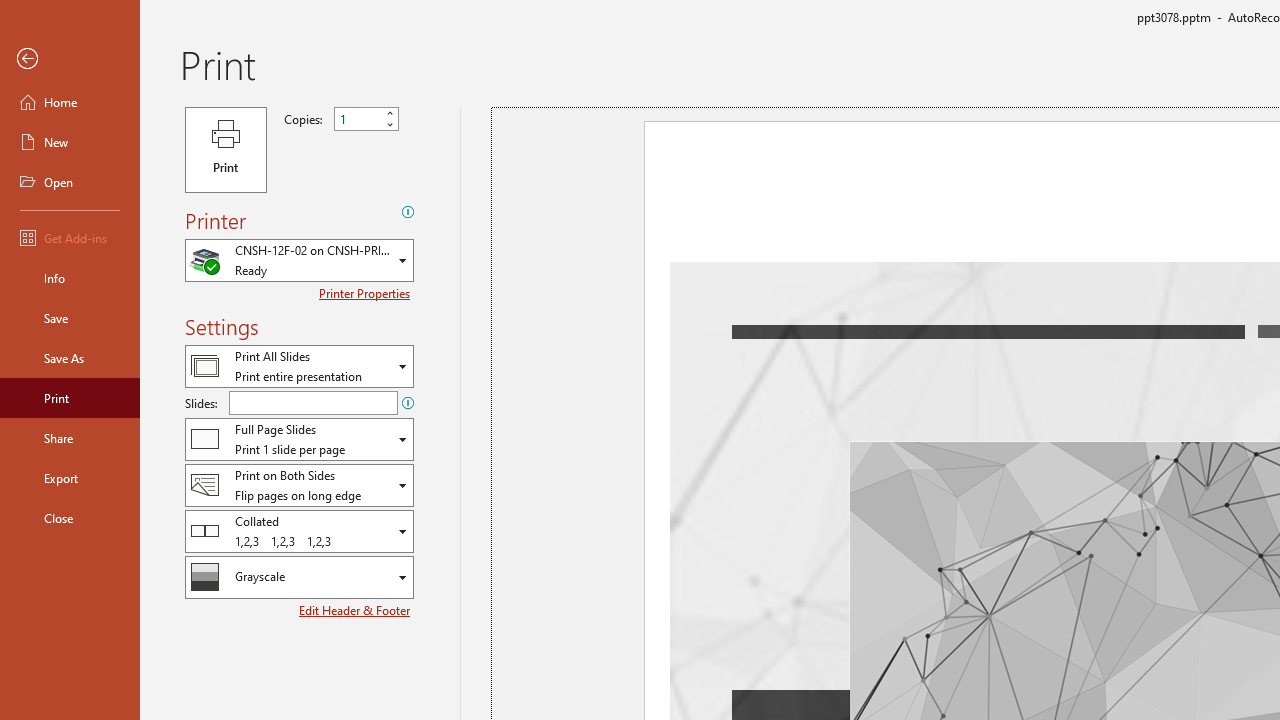 This screenshot has height=720, width=1280. What do you see at coordinates (389, 113) in the screenshot?
I see `'More'` at bounding box center [389, 113].